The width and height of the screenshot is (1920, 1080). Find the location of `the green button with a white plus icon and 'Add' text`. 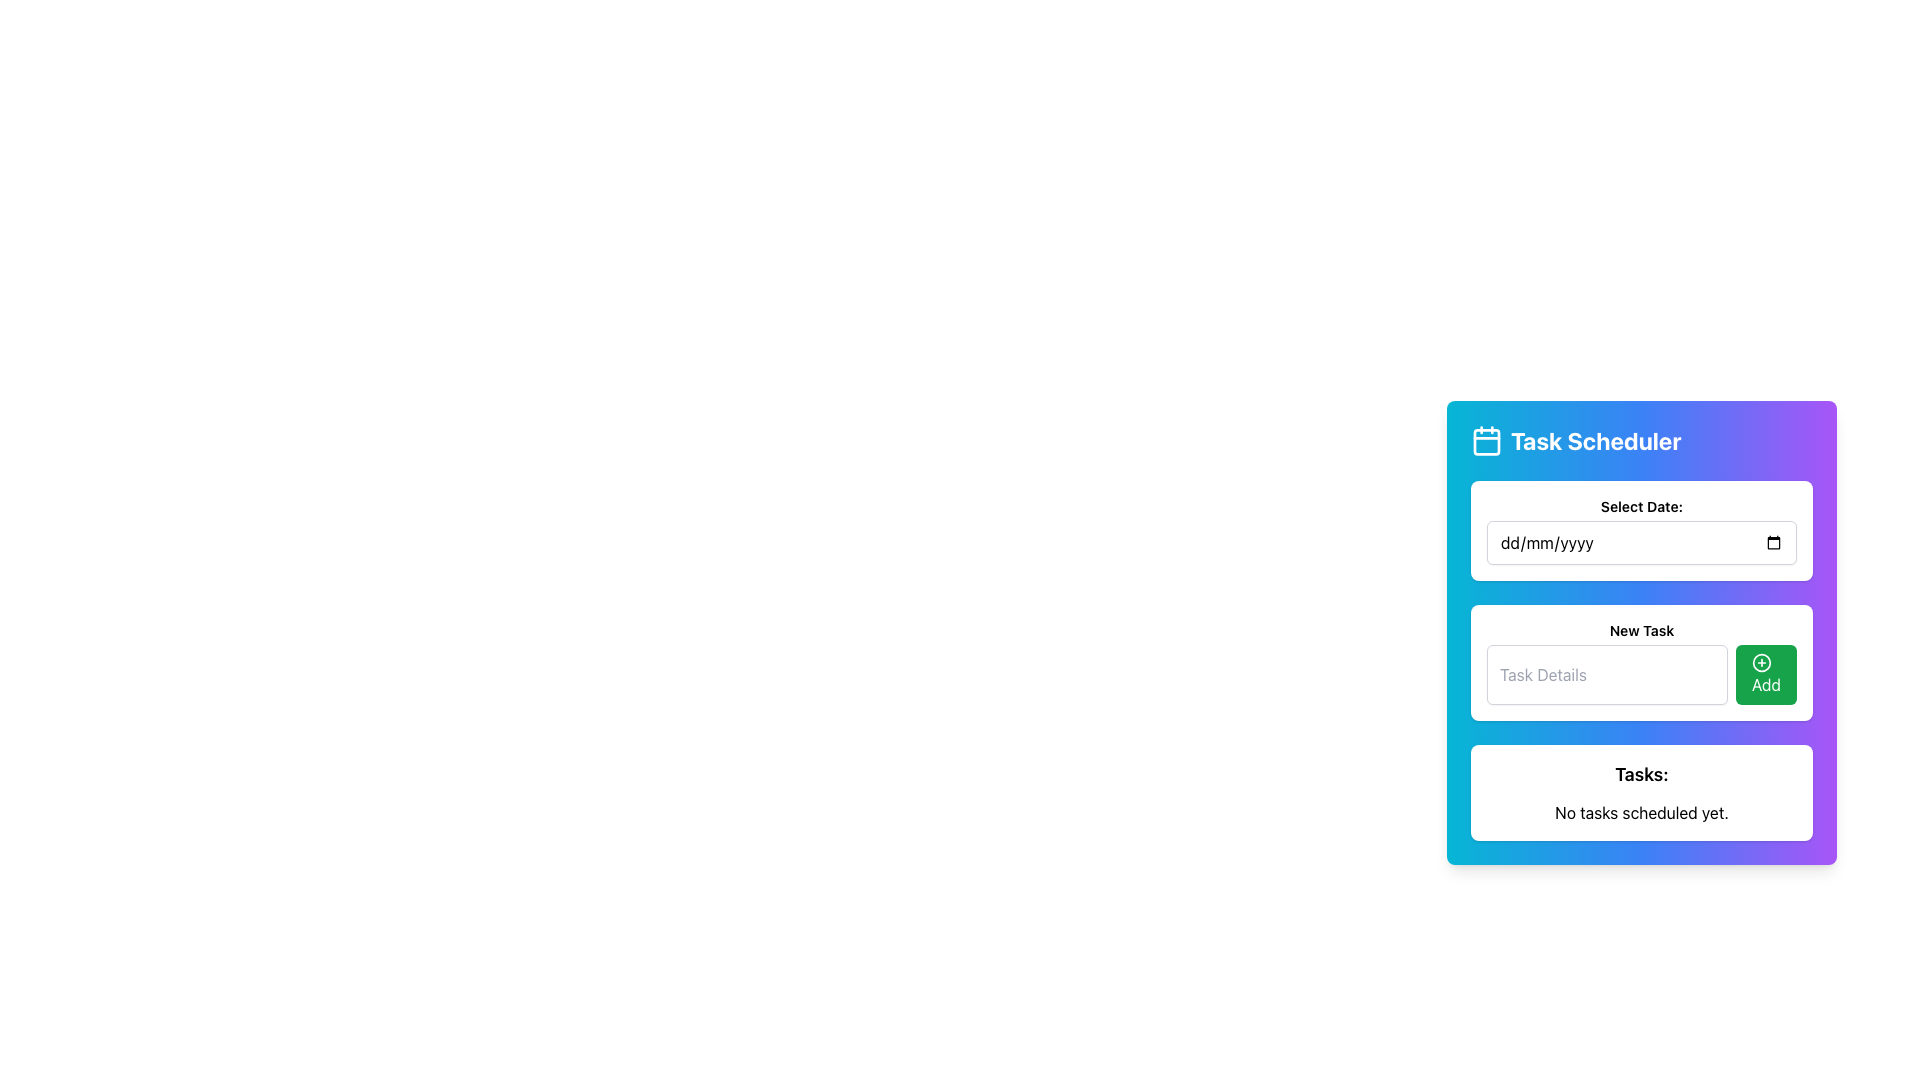

the green button with a white plus icon and 'Add' text is located at coordinates (1766, 675).